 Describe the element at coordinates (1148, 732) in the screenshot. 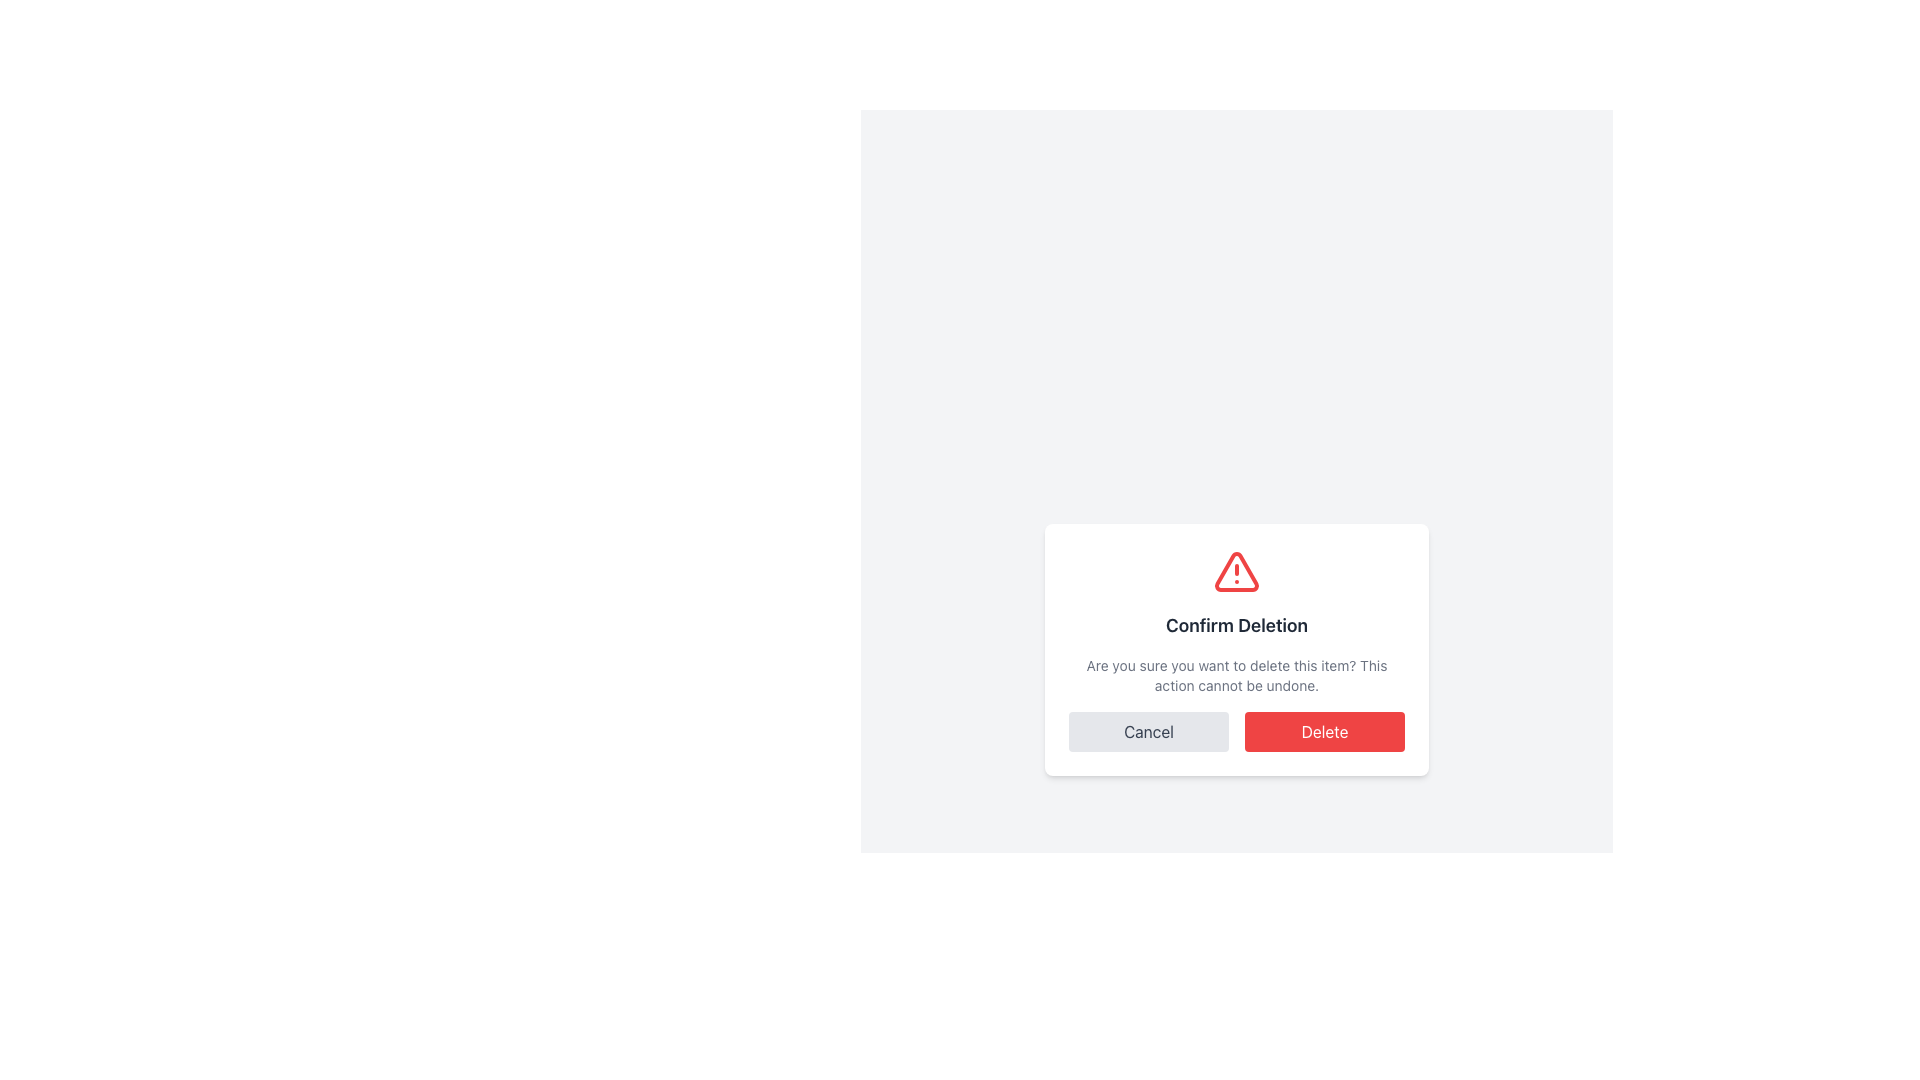

I see `the leftmost cancellation button in the dialog box` at that location.